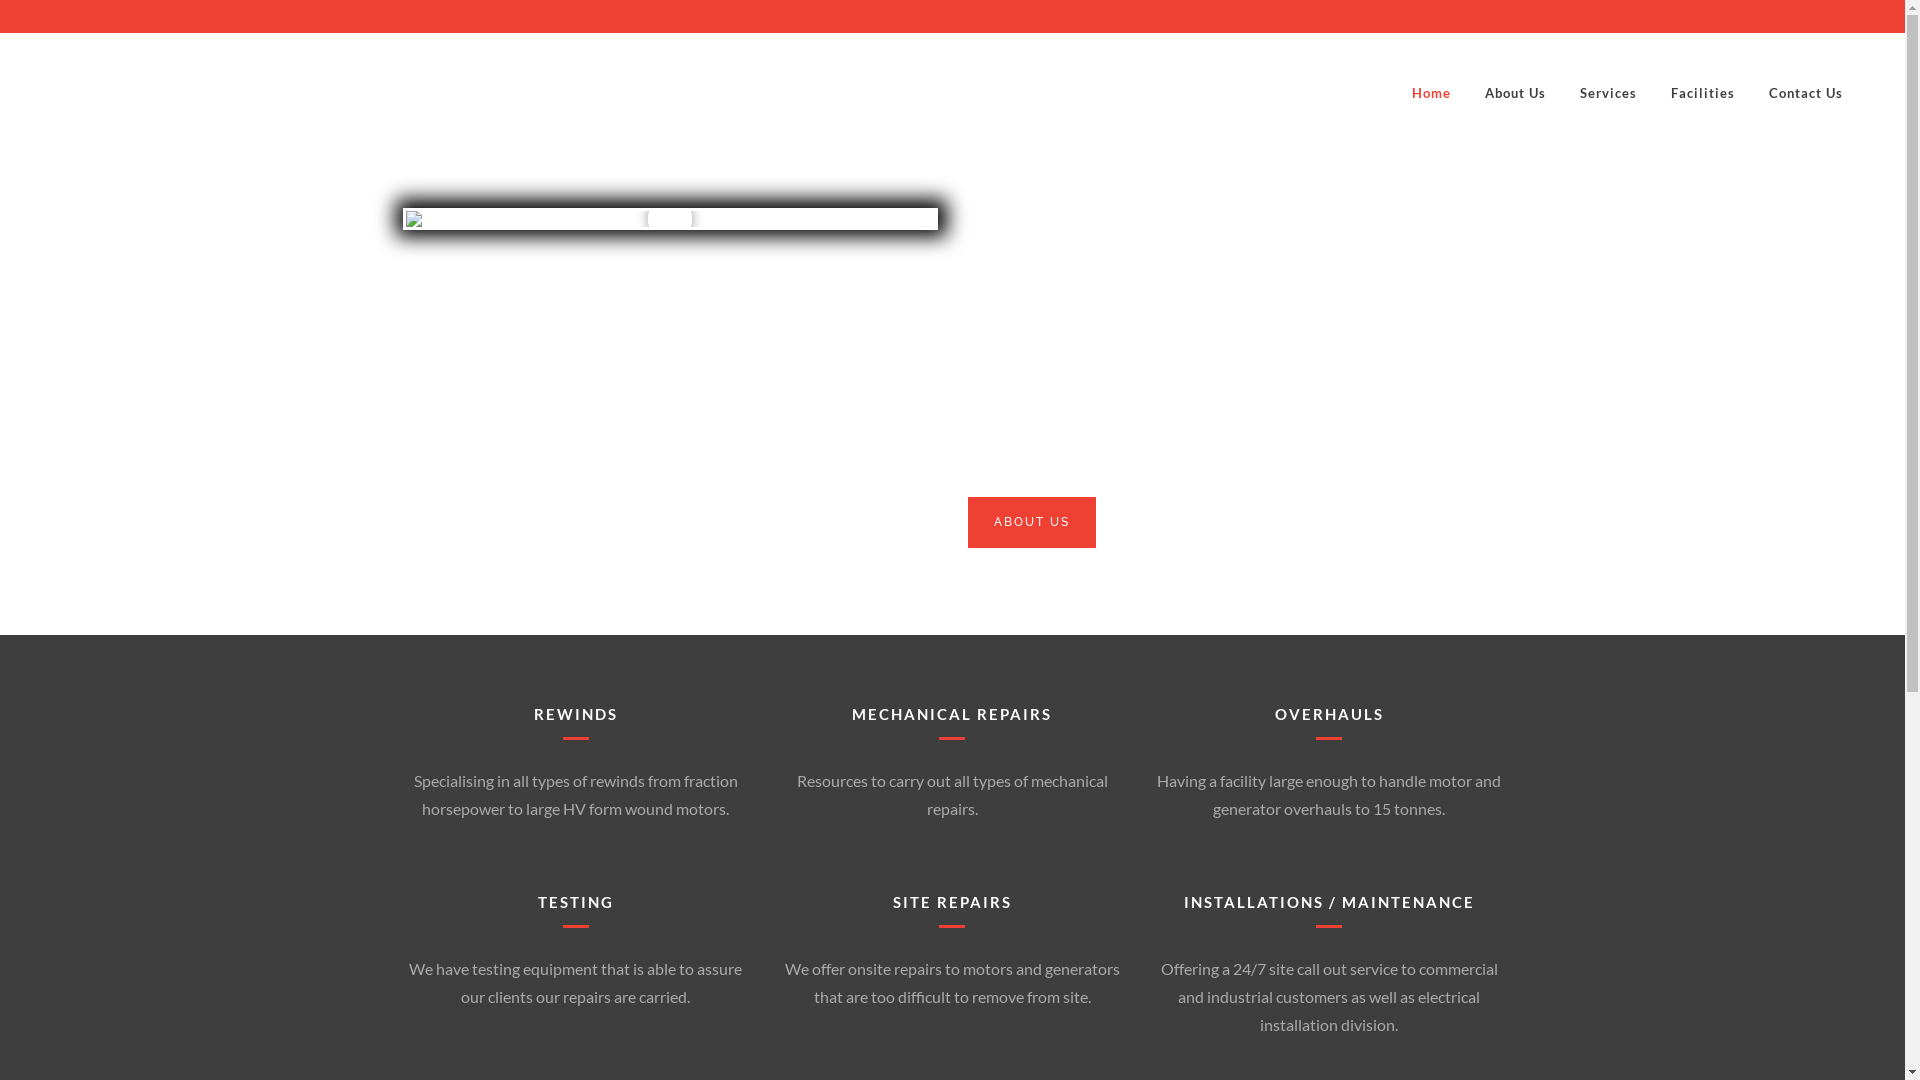 This screenshot has width=1920, height=1080. What do you see at coordinates (1654, 92) in the screenshot?
I see `'Facilities'` at bounding box center [1654, 92].